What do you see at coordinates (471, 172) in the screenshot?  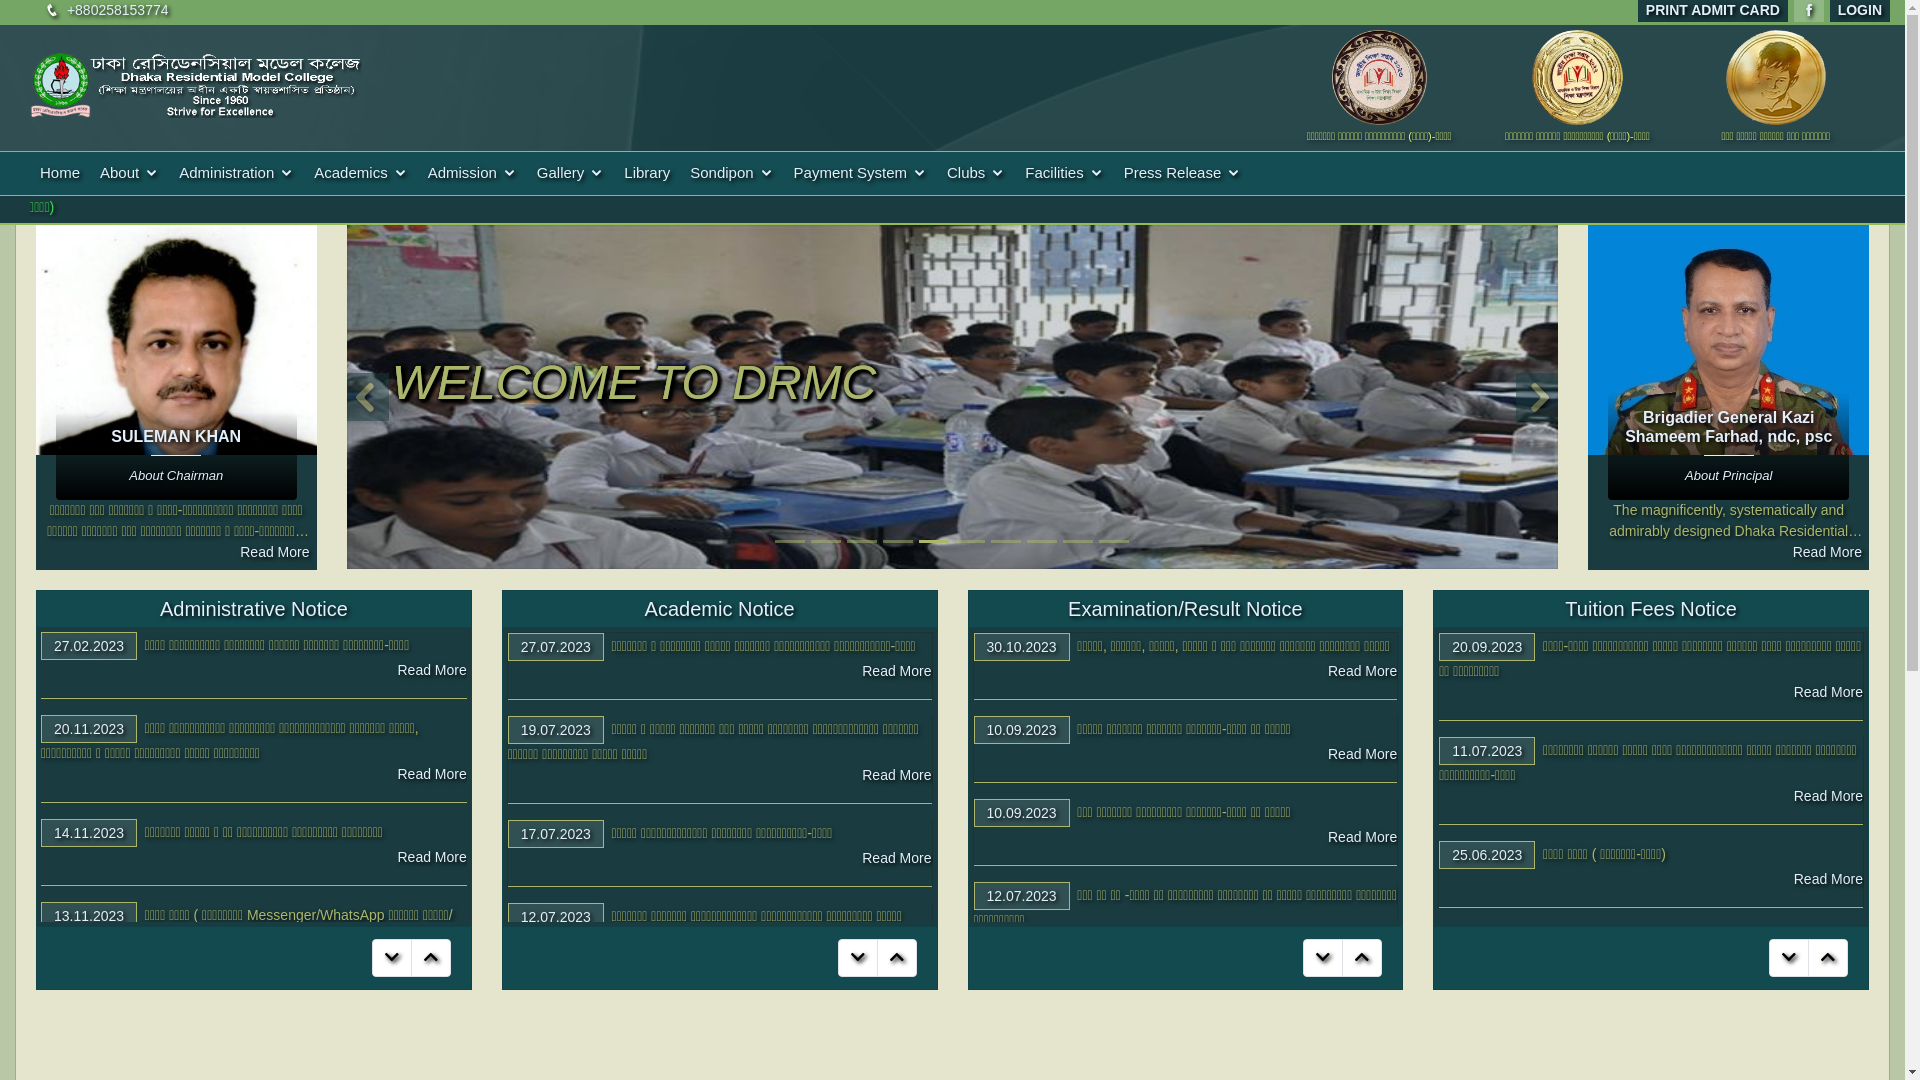 I see `'Admission'` at bounding box center [471, 172].